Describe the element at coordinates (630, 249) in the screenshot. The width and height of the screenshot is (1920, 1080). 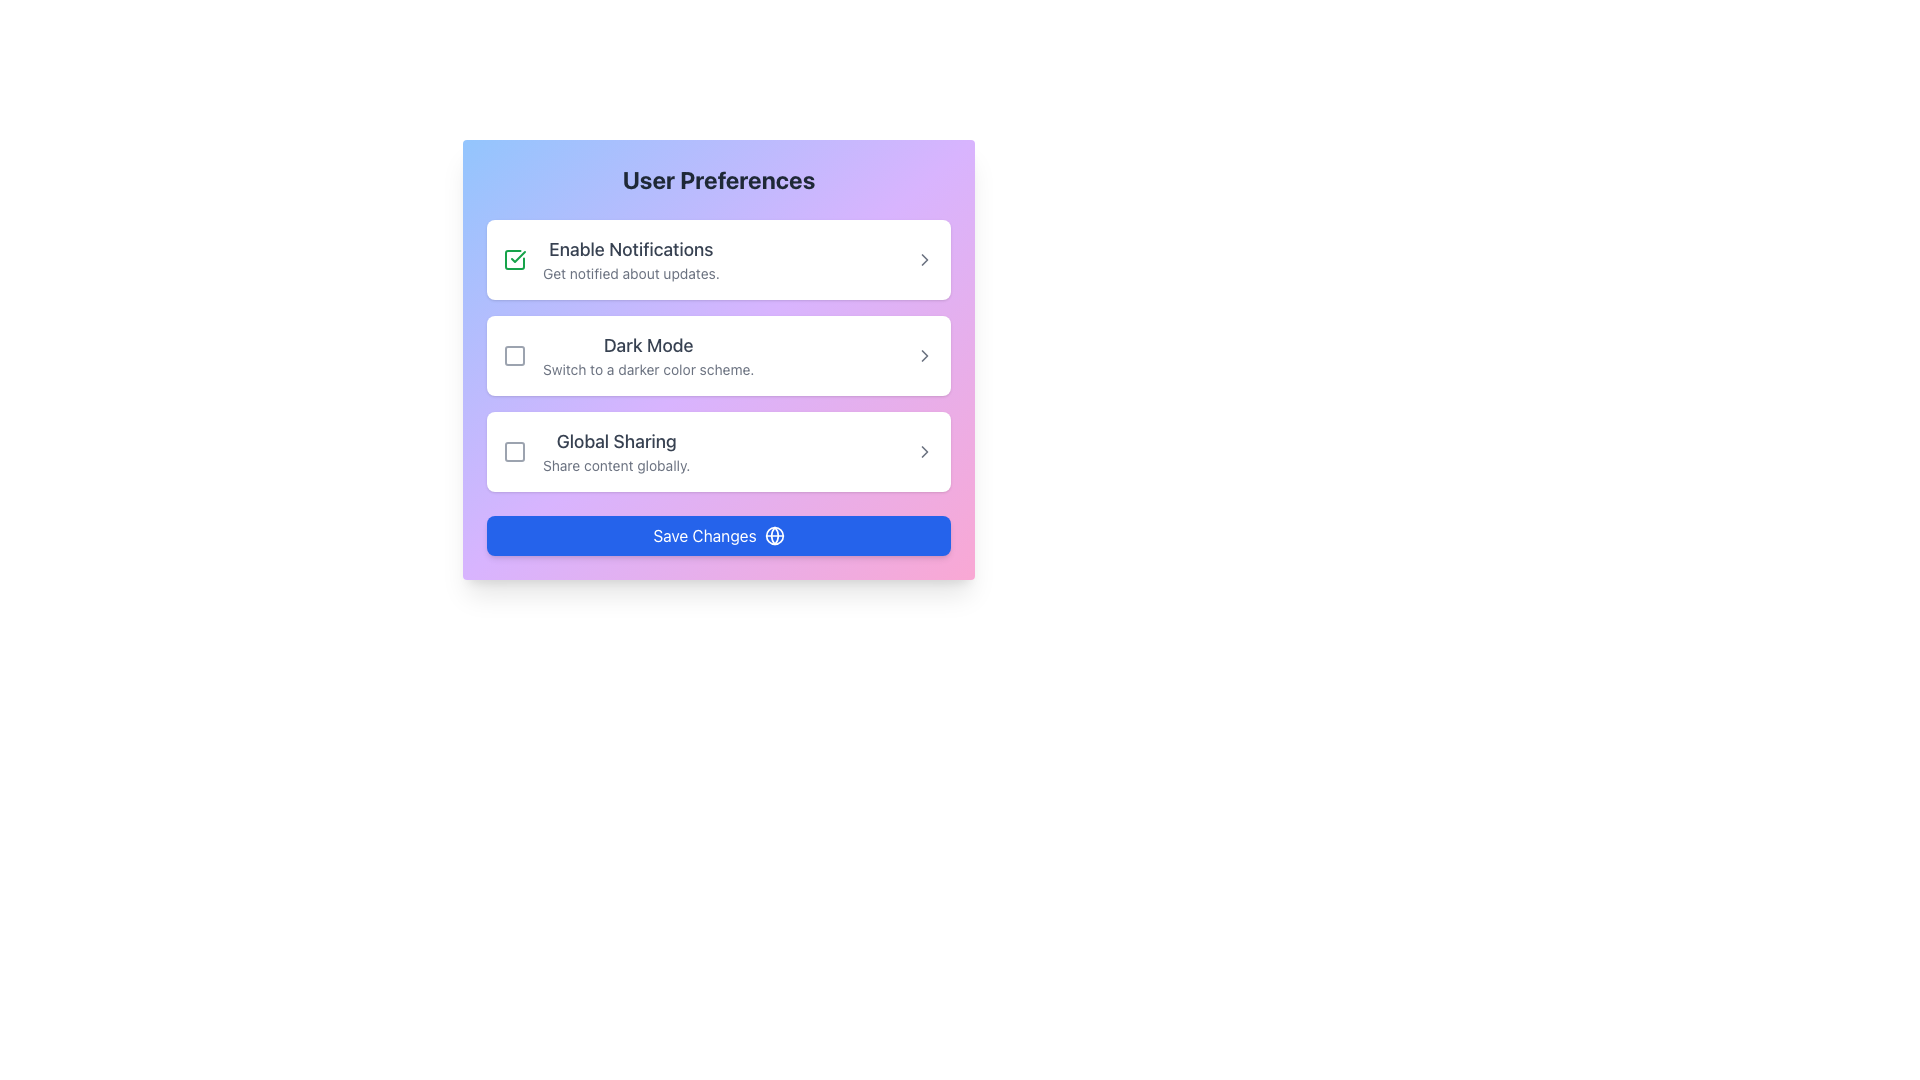
I see `the main label of the first option in the vertically stacked list of preferences, which describes the notification-enabling feature` at that location.